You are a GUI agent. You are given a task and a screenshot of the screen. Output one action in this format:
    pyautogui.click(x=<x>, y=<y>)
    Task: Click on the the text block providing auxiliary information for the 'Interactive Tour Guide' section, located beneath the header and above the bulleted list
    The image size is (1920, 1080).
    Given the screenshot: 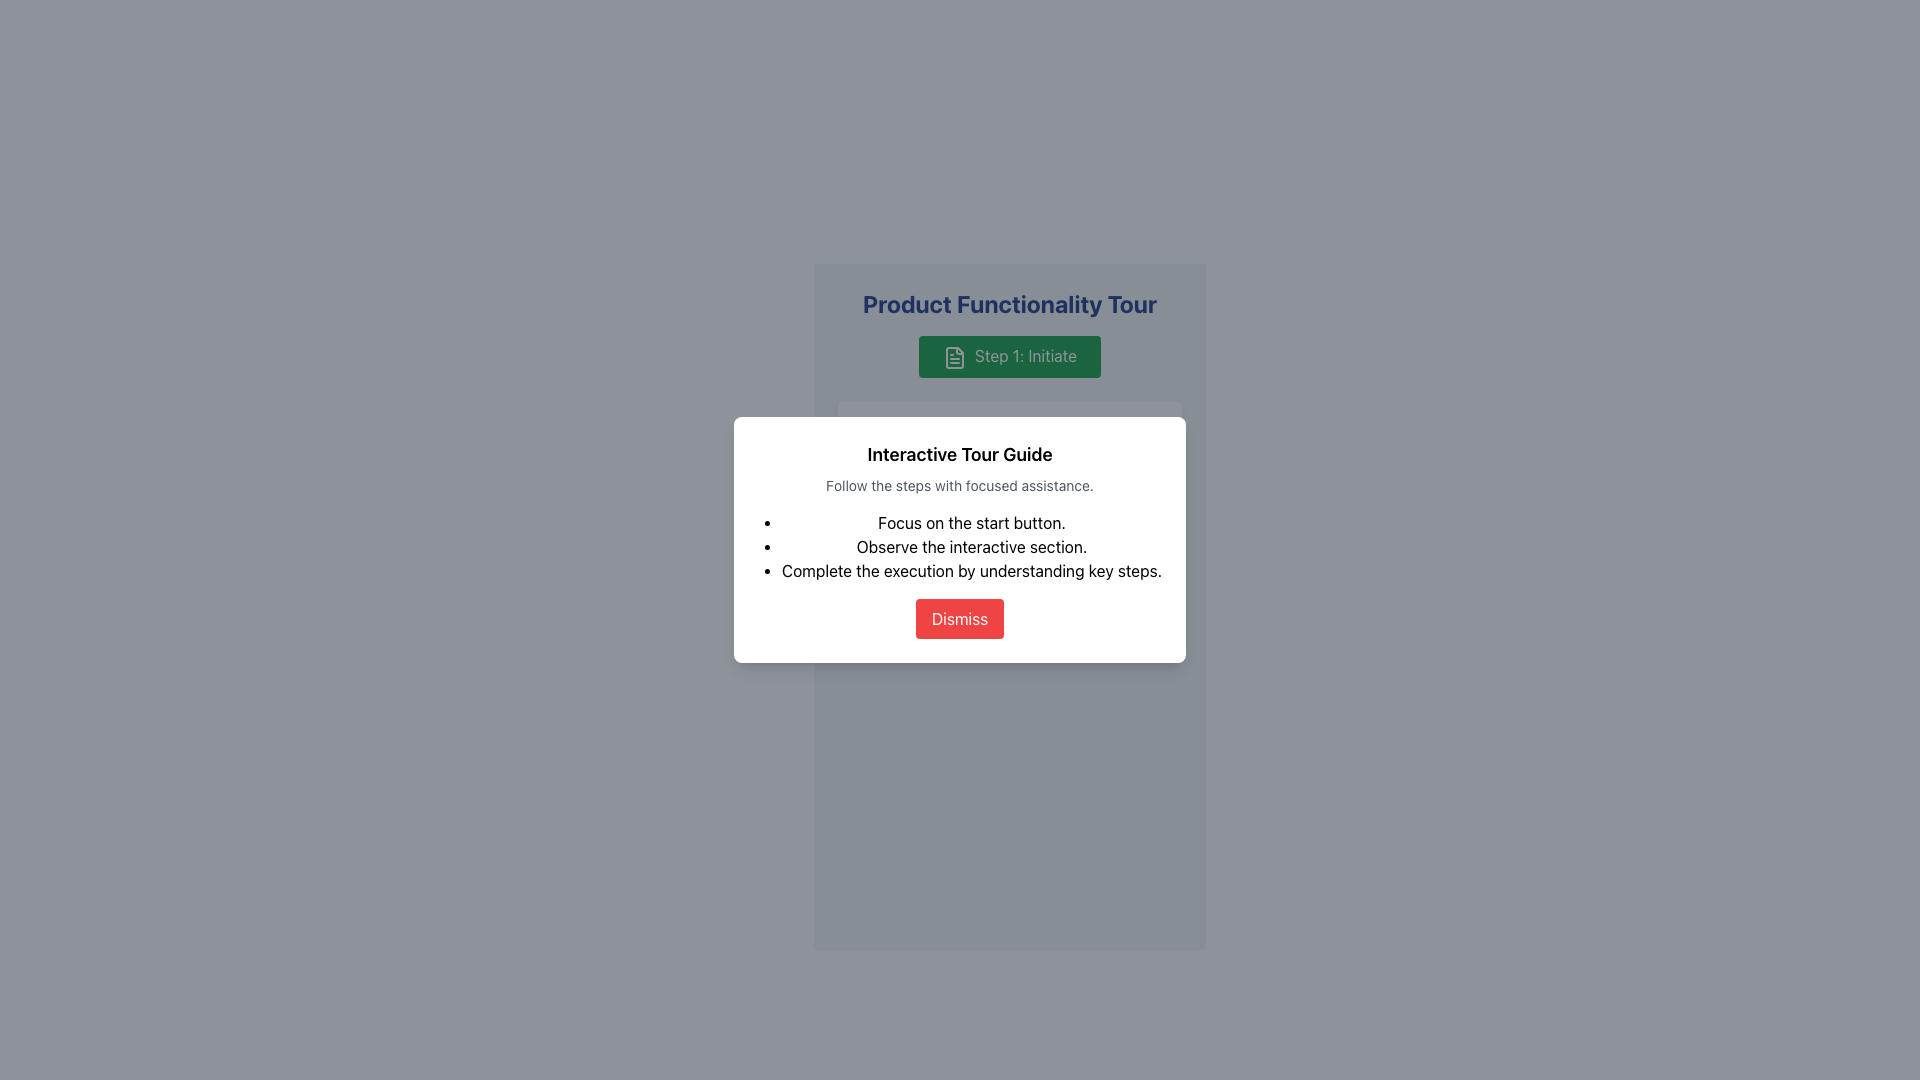 What is the action you would take?
    pyautogui.click(x=960, y=486)
    